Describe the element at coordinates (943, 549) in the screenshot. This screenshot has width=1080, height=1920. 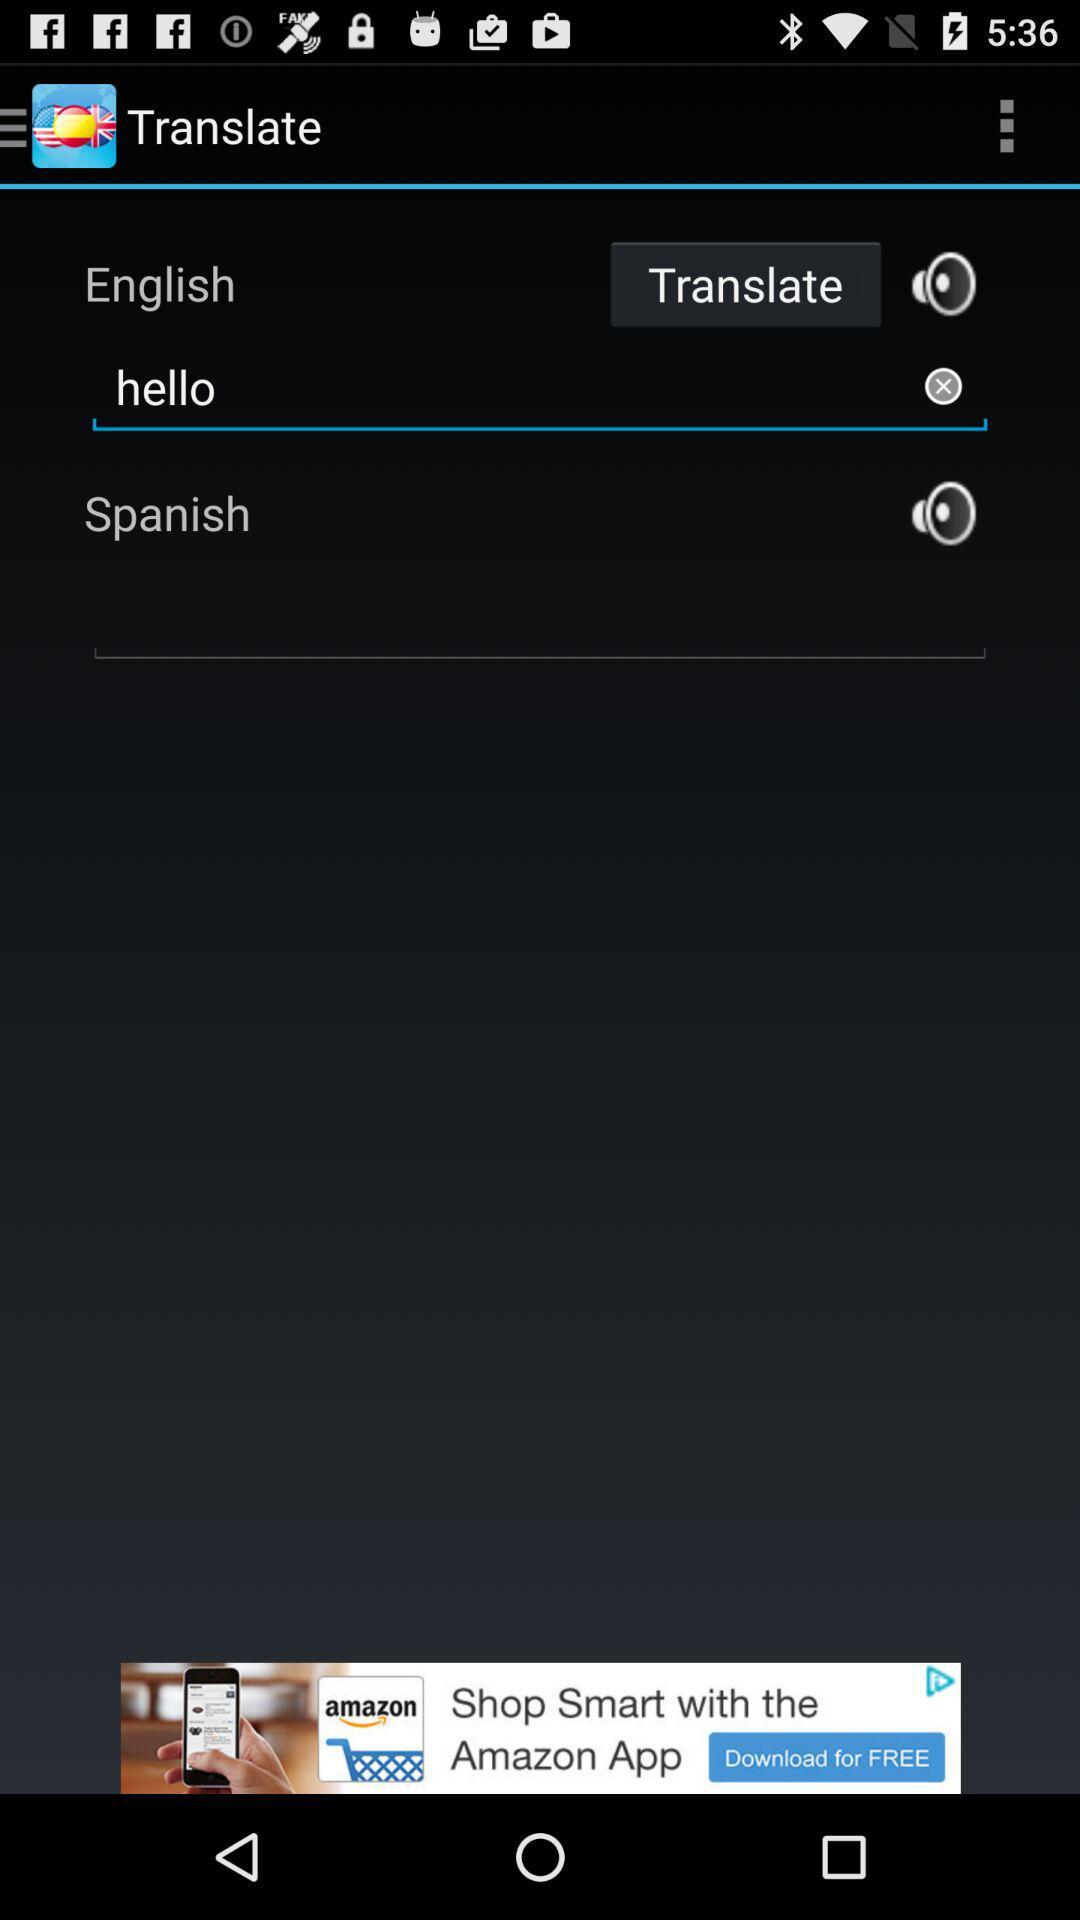
I see `the volume icon` at that location.